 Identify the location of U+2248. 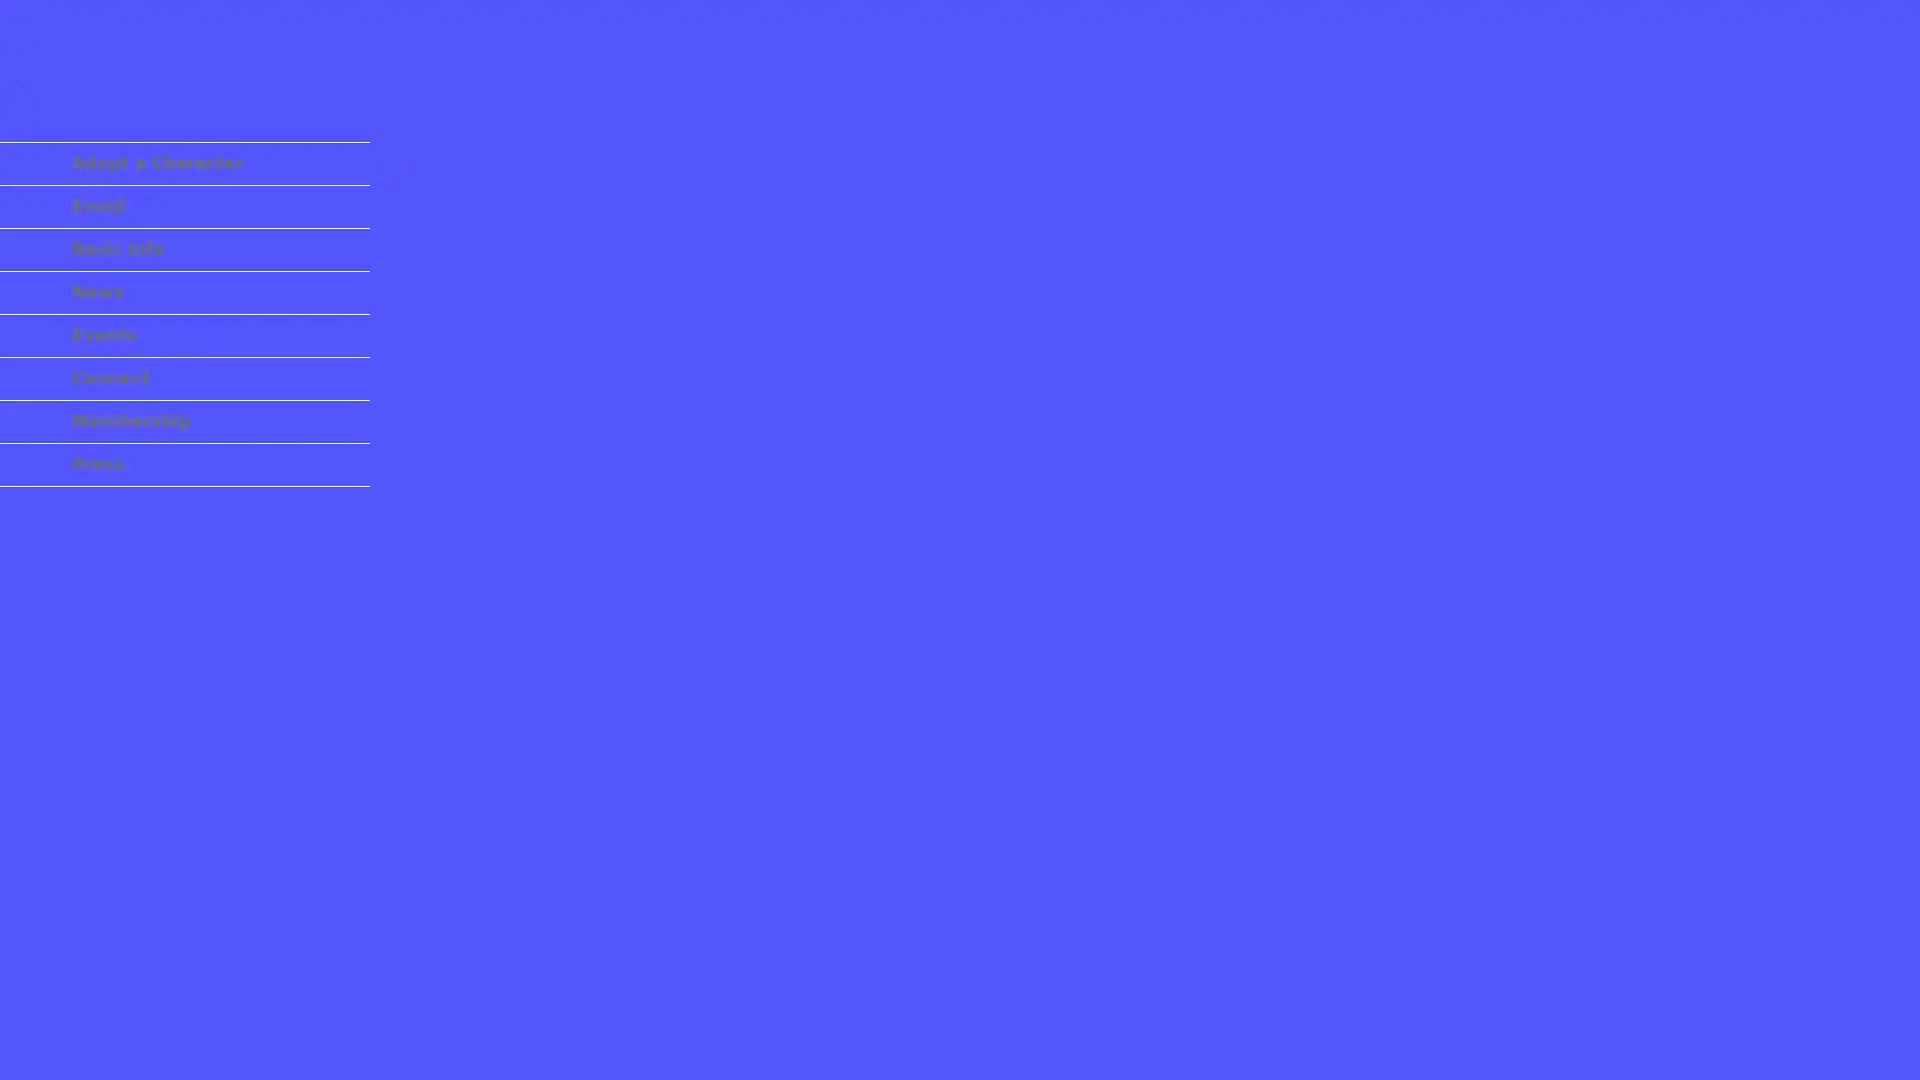
(1222, 700).